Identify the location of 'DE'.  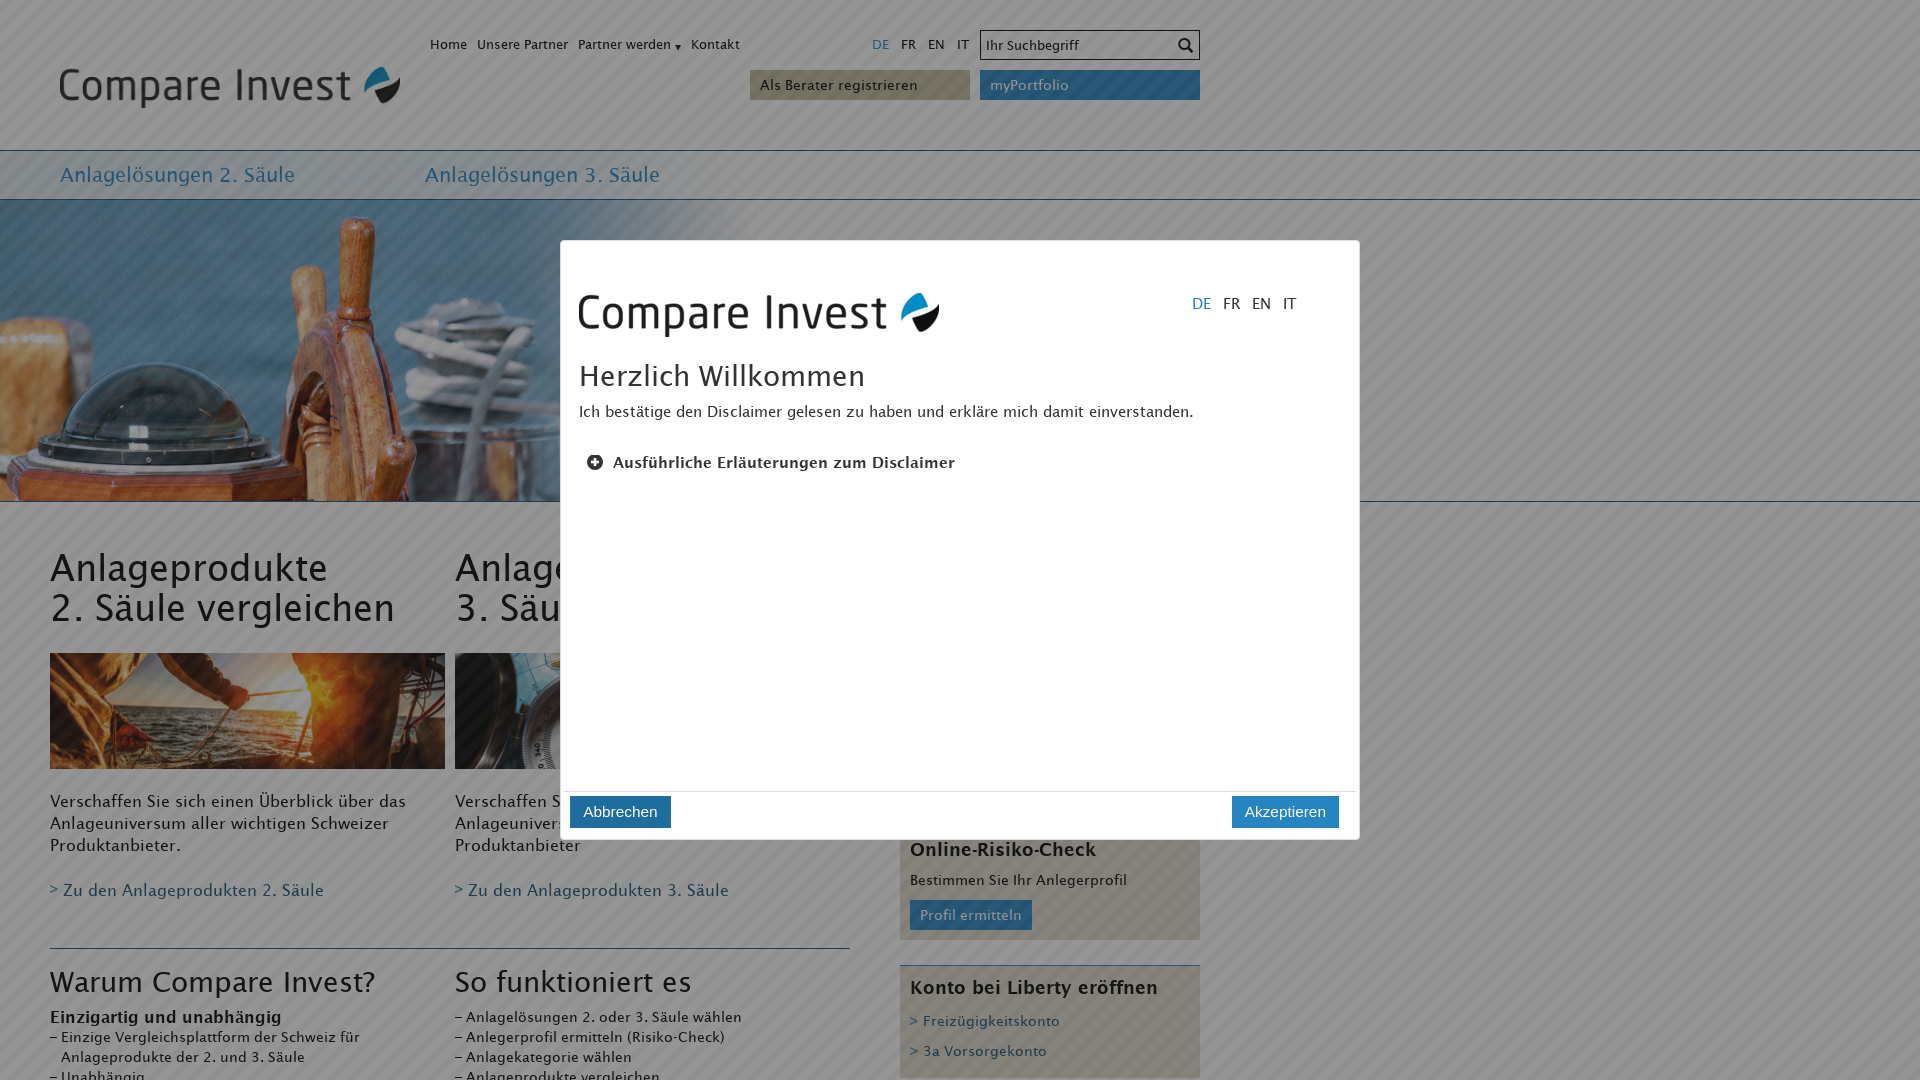
(880, 44).